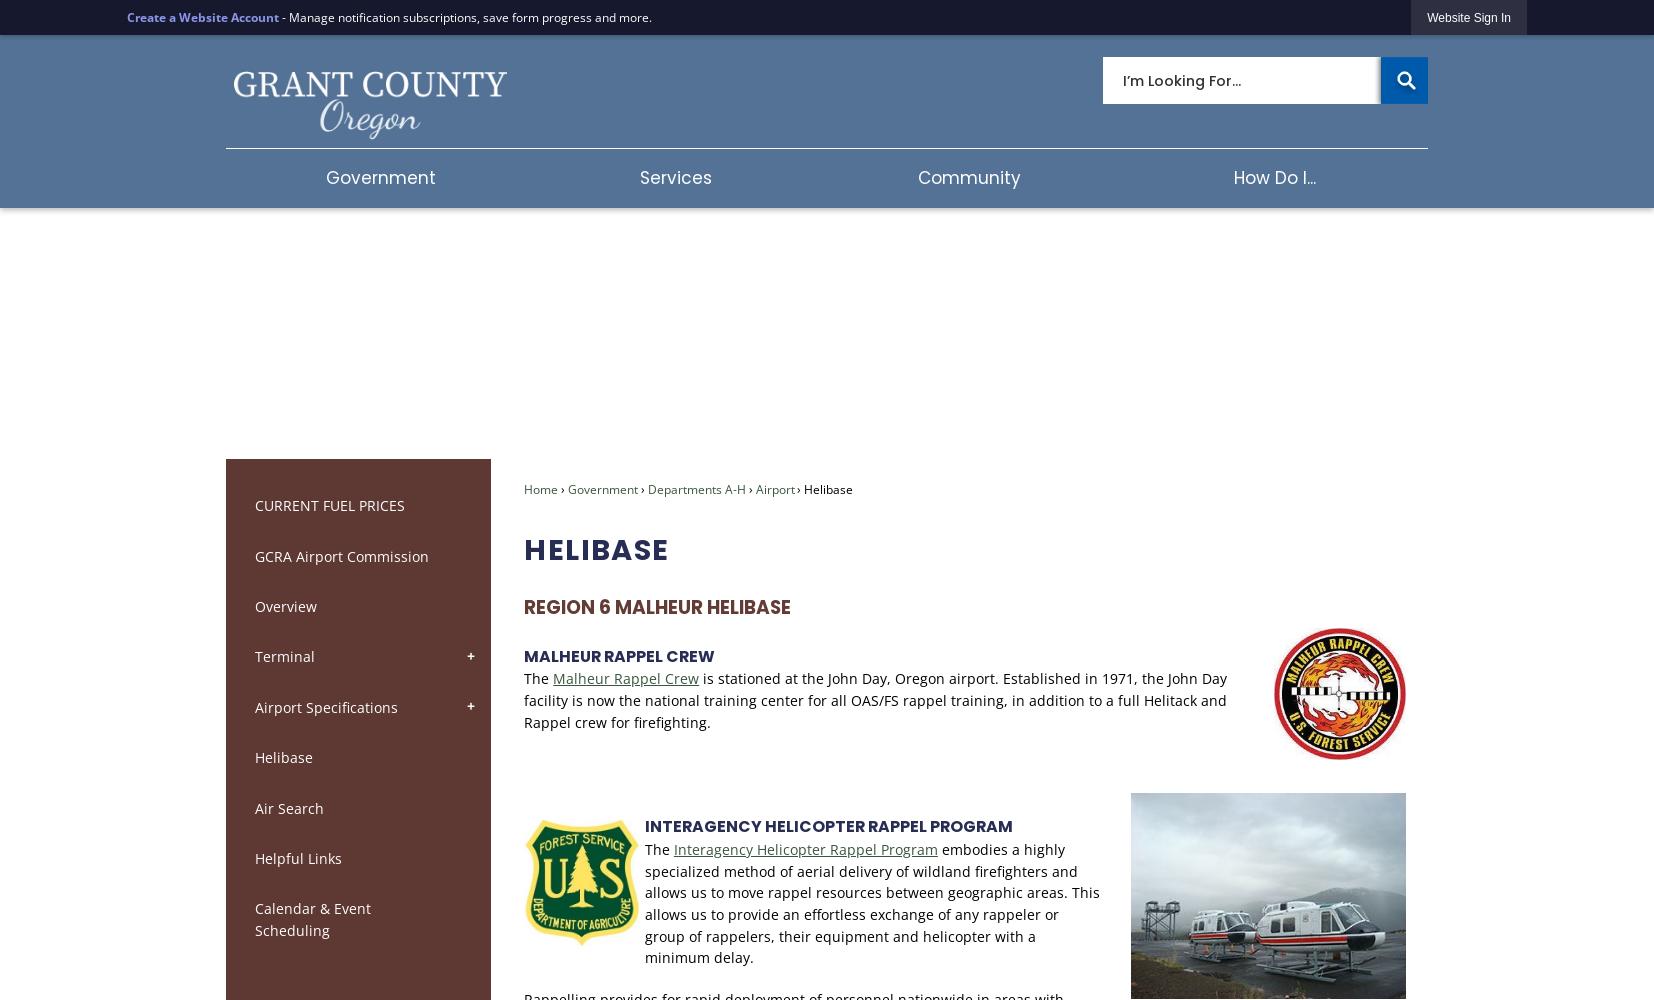 This screenshot has width=1654, height=1000. Describe the element at coordinates (1274, 177) in the screenshot. I see `'How Do I...'` at that location.